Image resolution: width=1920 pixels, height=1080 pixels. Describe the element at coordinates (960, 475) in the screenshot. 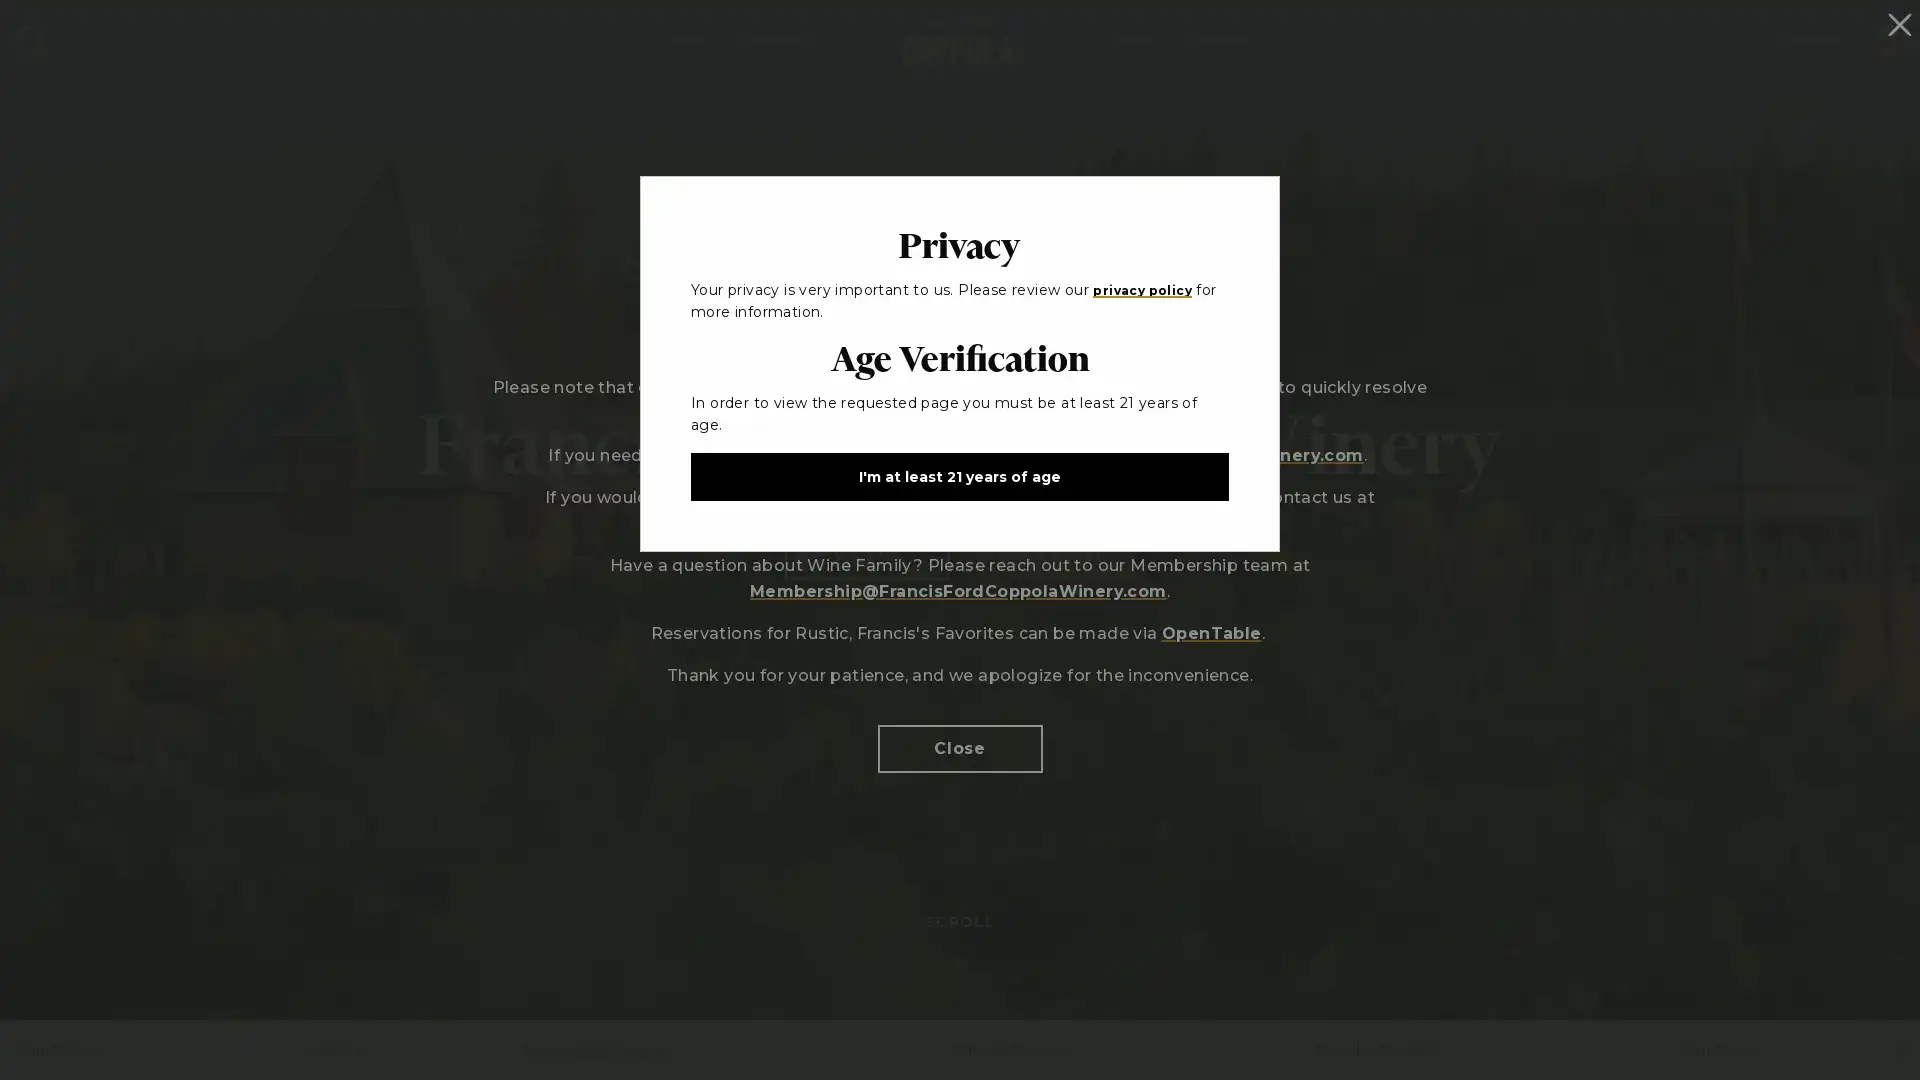

I see `I'm at least 21 years of age` at that location.